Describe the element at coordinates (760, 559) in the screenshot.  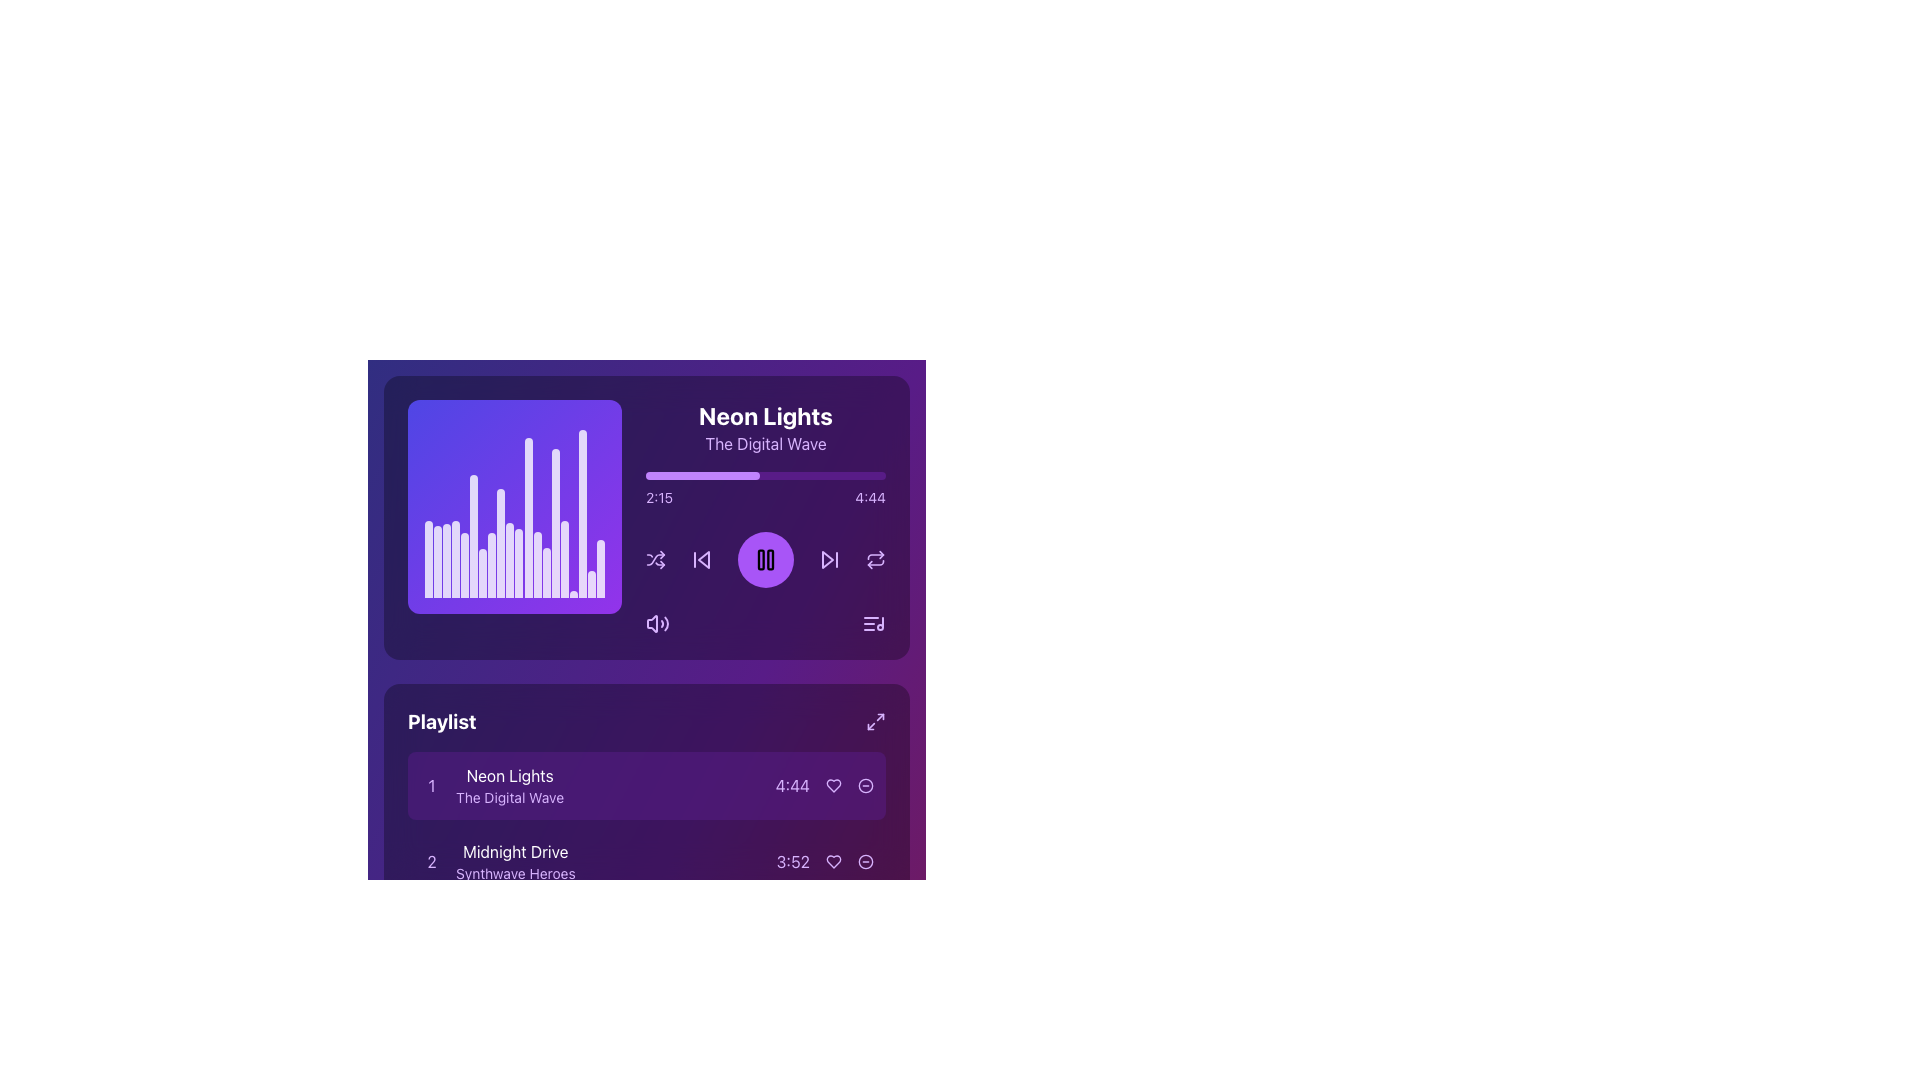
I see `the left vertical rectangular bar of the pause playback icon section` at that location.